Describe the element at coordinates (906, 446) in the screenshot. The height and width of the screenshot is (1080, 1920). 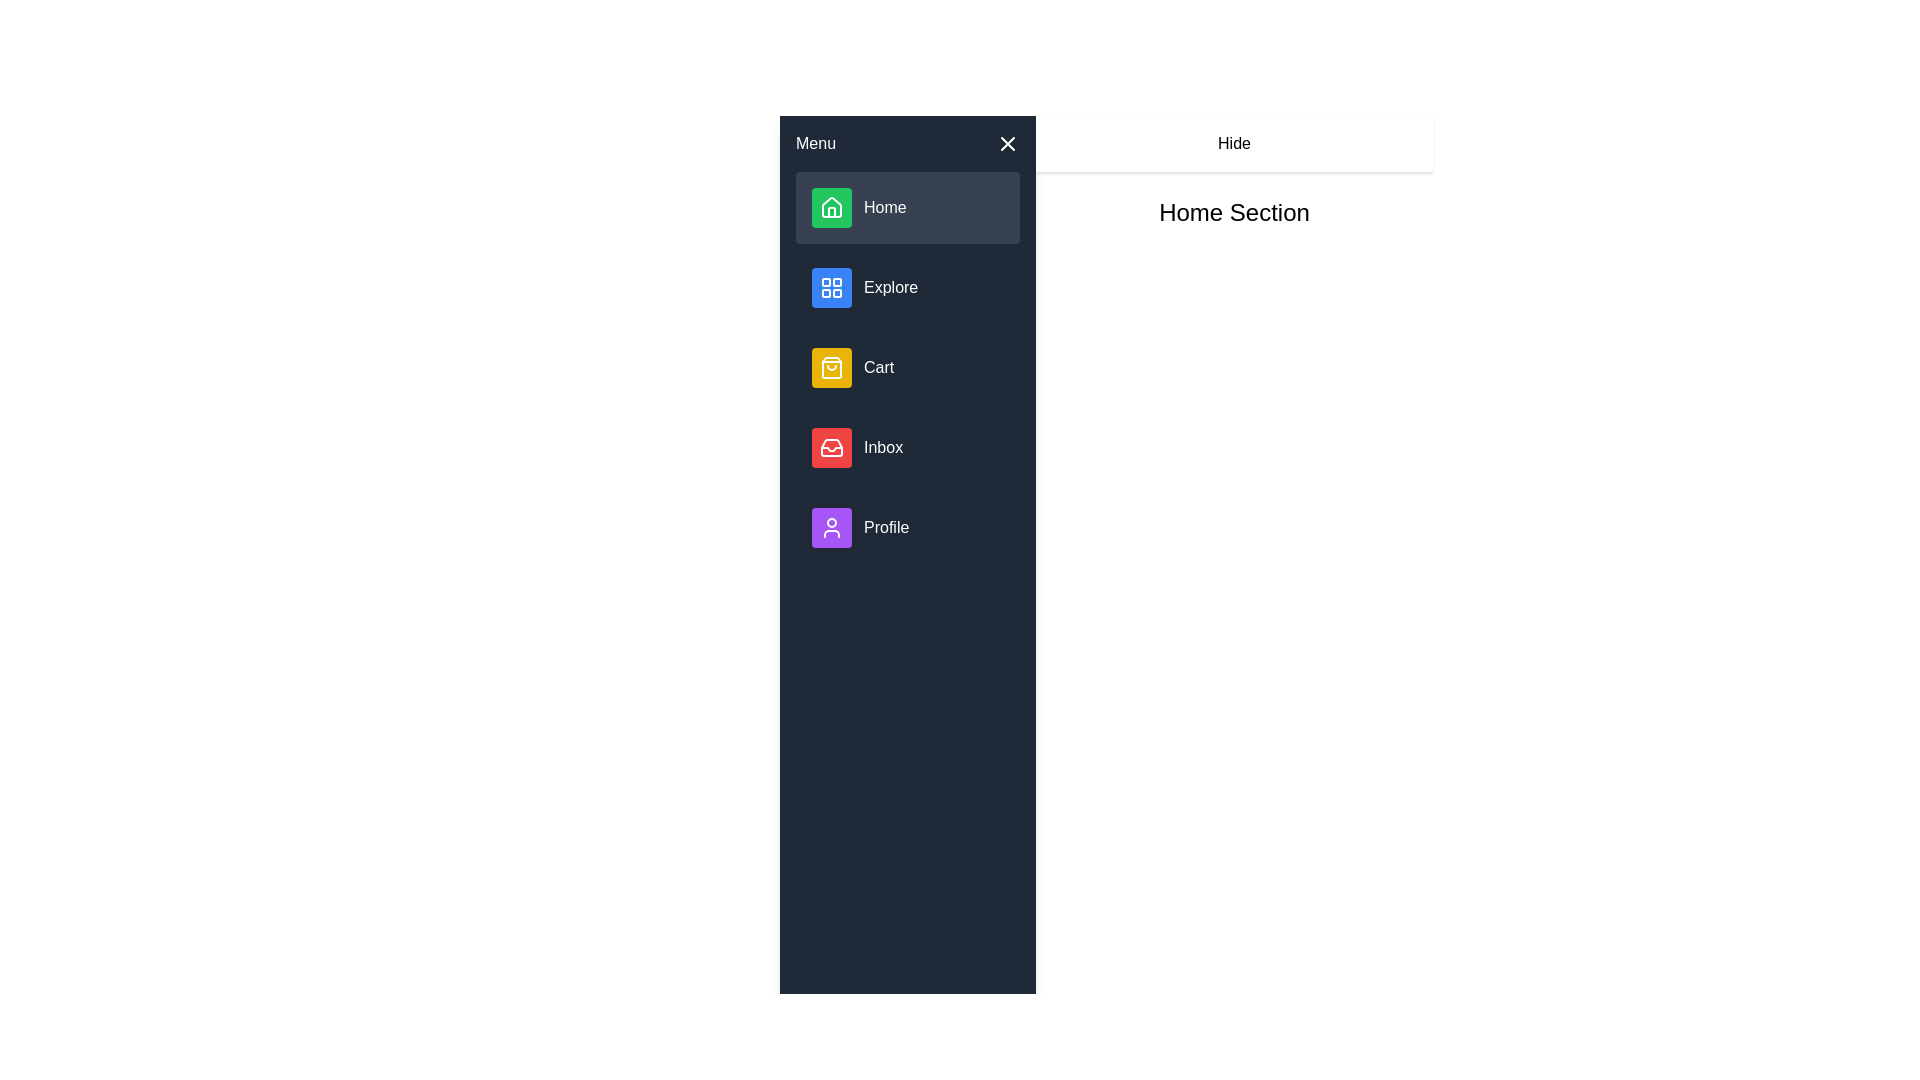
I see `the Inbox button, which is the fourth item in the vertical menu list on the left side of the interface, positioned below the Cart button and above the Profile button` at that location.